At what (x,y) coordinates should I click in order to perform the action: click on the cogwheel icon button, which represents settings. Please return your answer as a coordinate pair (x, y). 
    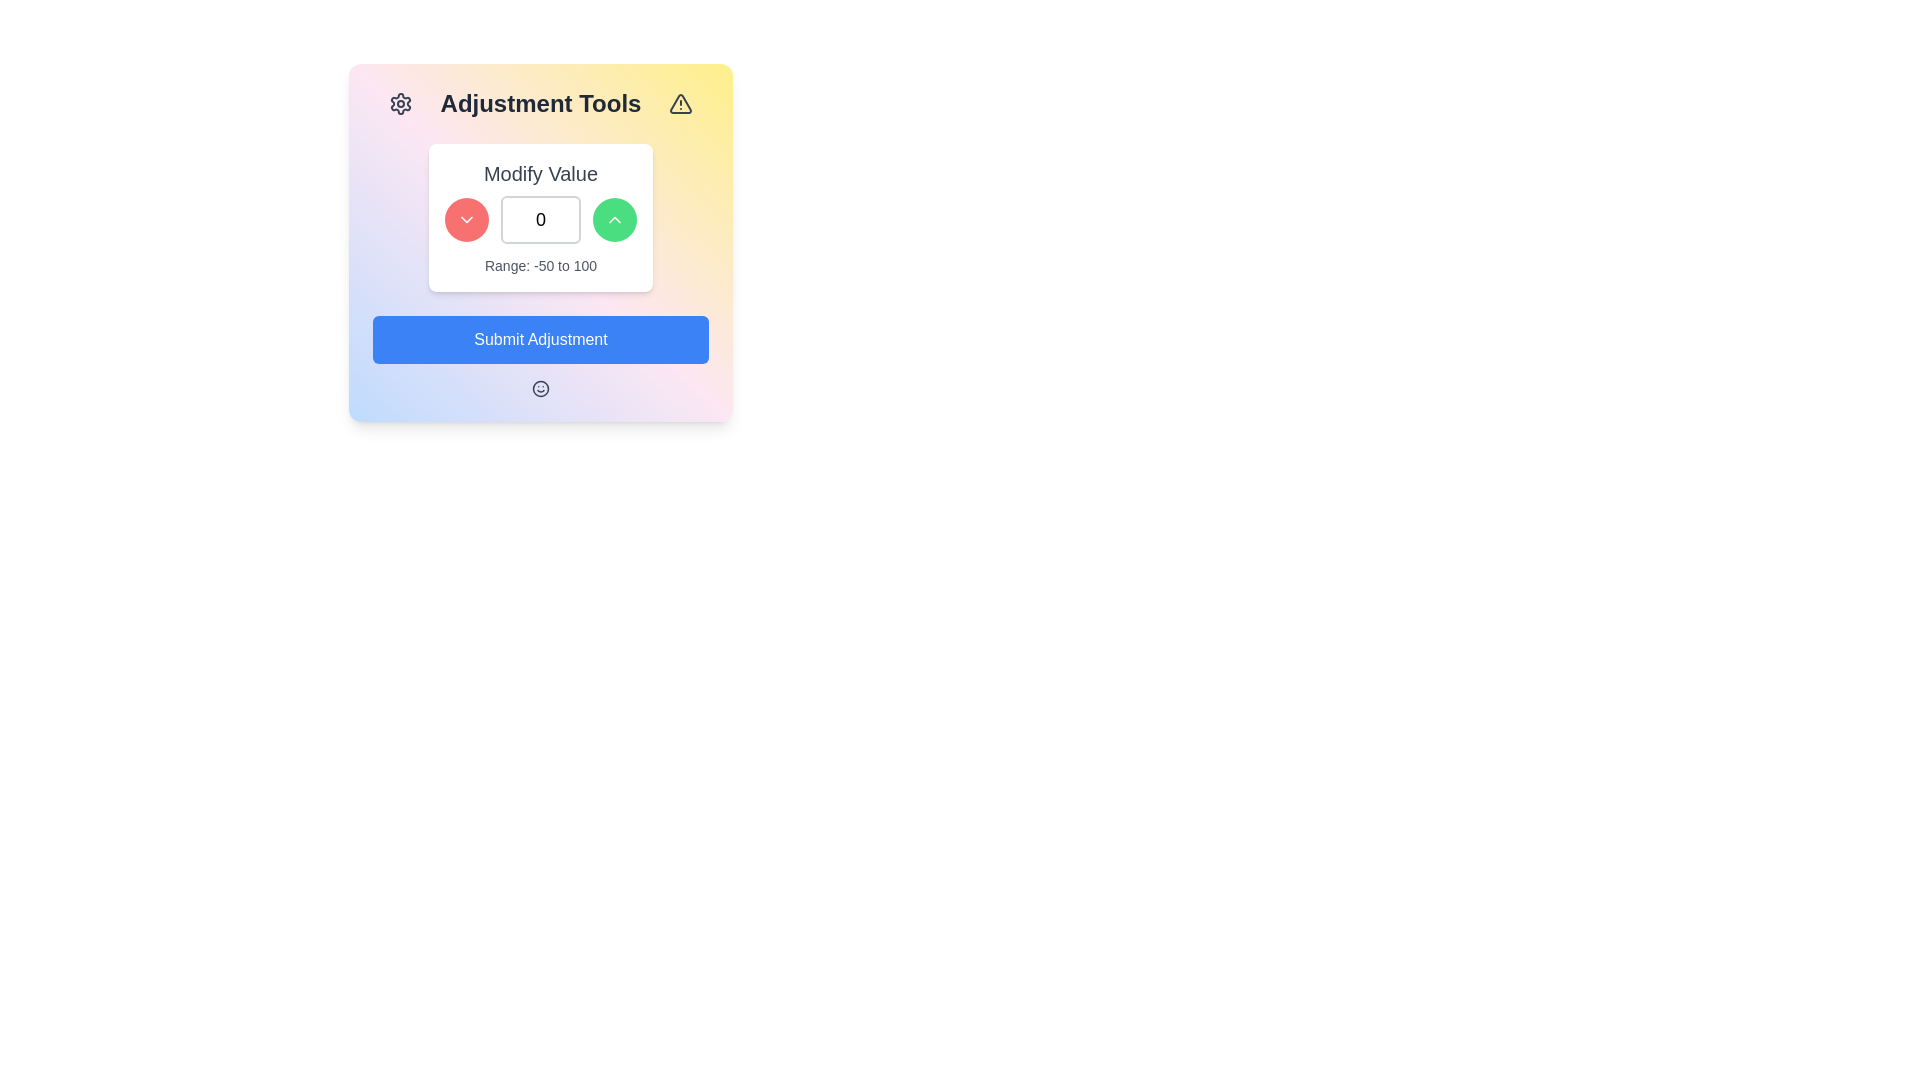
    Looking at the image, I should click on (400, 104).